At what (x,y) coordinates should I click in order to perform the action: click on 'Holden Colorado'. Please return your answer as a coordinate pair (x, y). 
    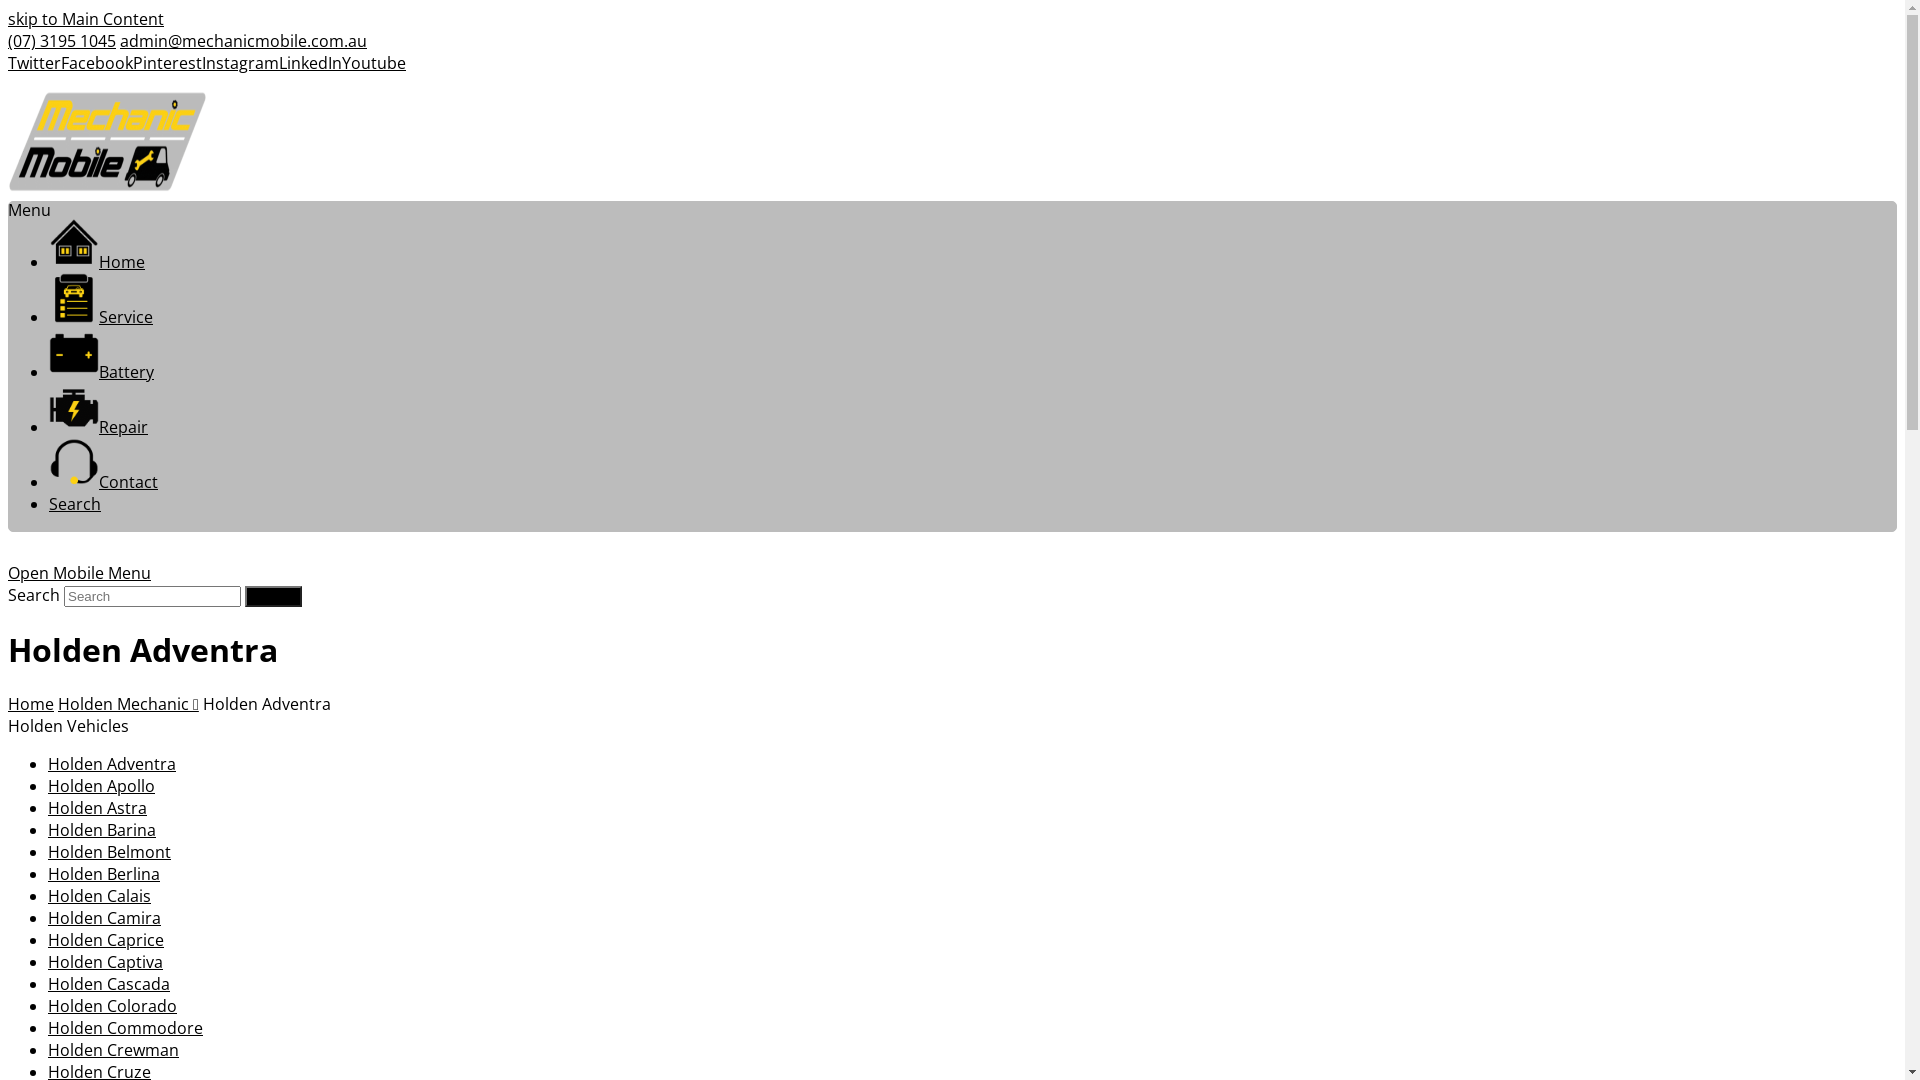
    Looking at the image, I should click on (111, 1006).